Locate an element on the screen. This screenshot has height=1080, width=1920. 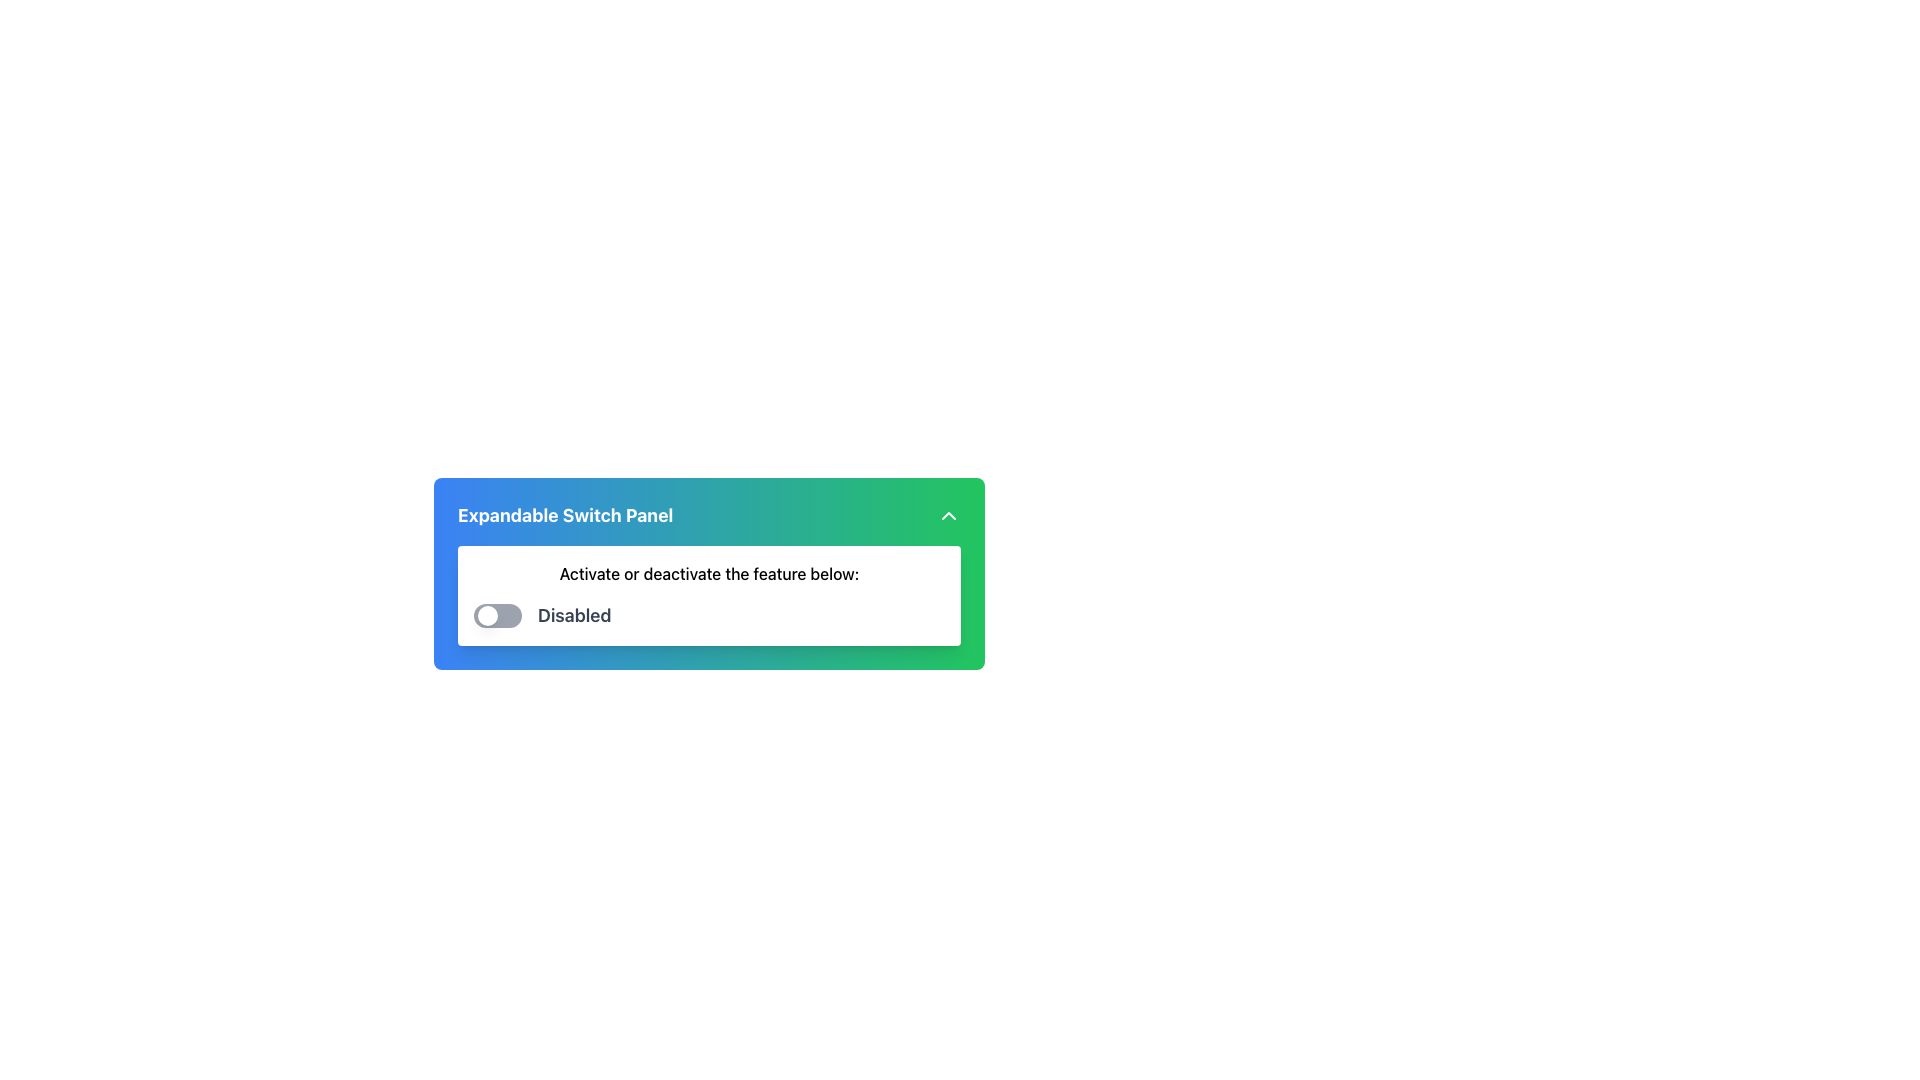
the toggle switch located in the 'Disabled' section to change its state from 'off' to 'on' is located at coordinates (498, 615).